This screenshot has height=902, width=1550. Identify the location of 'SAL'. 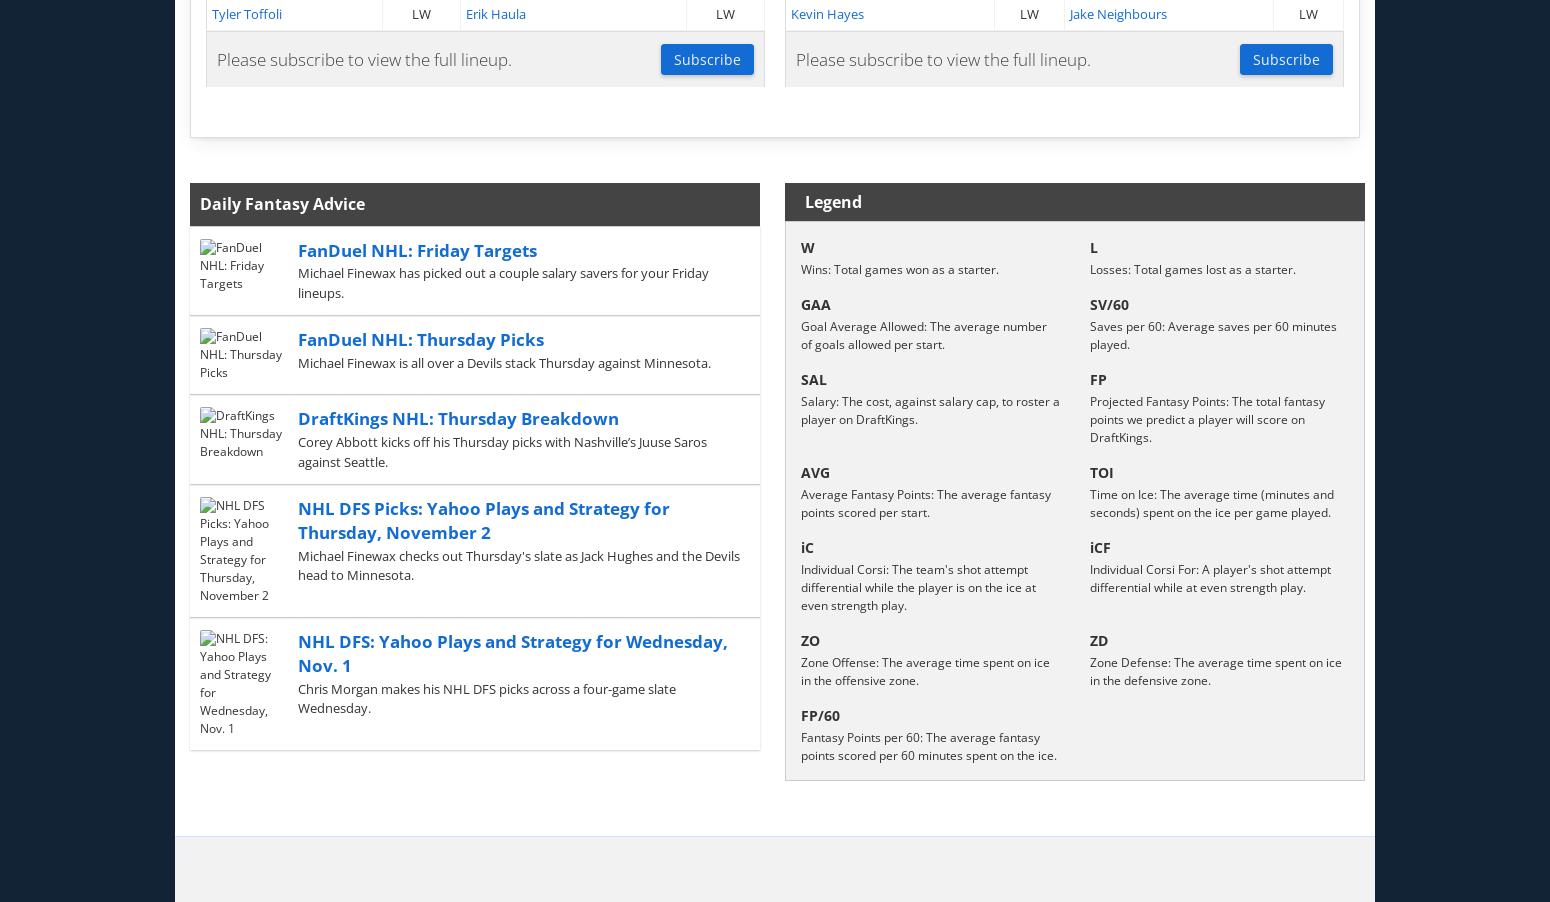
(813, 379).